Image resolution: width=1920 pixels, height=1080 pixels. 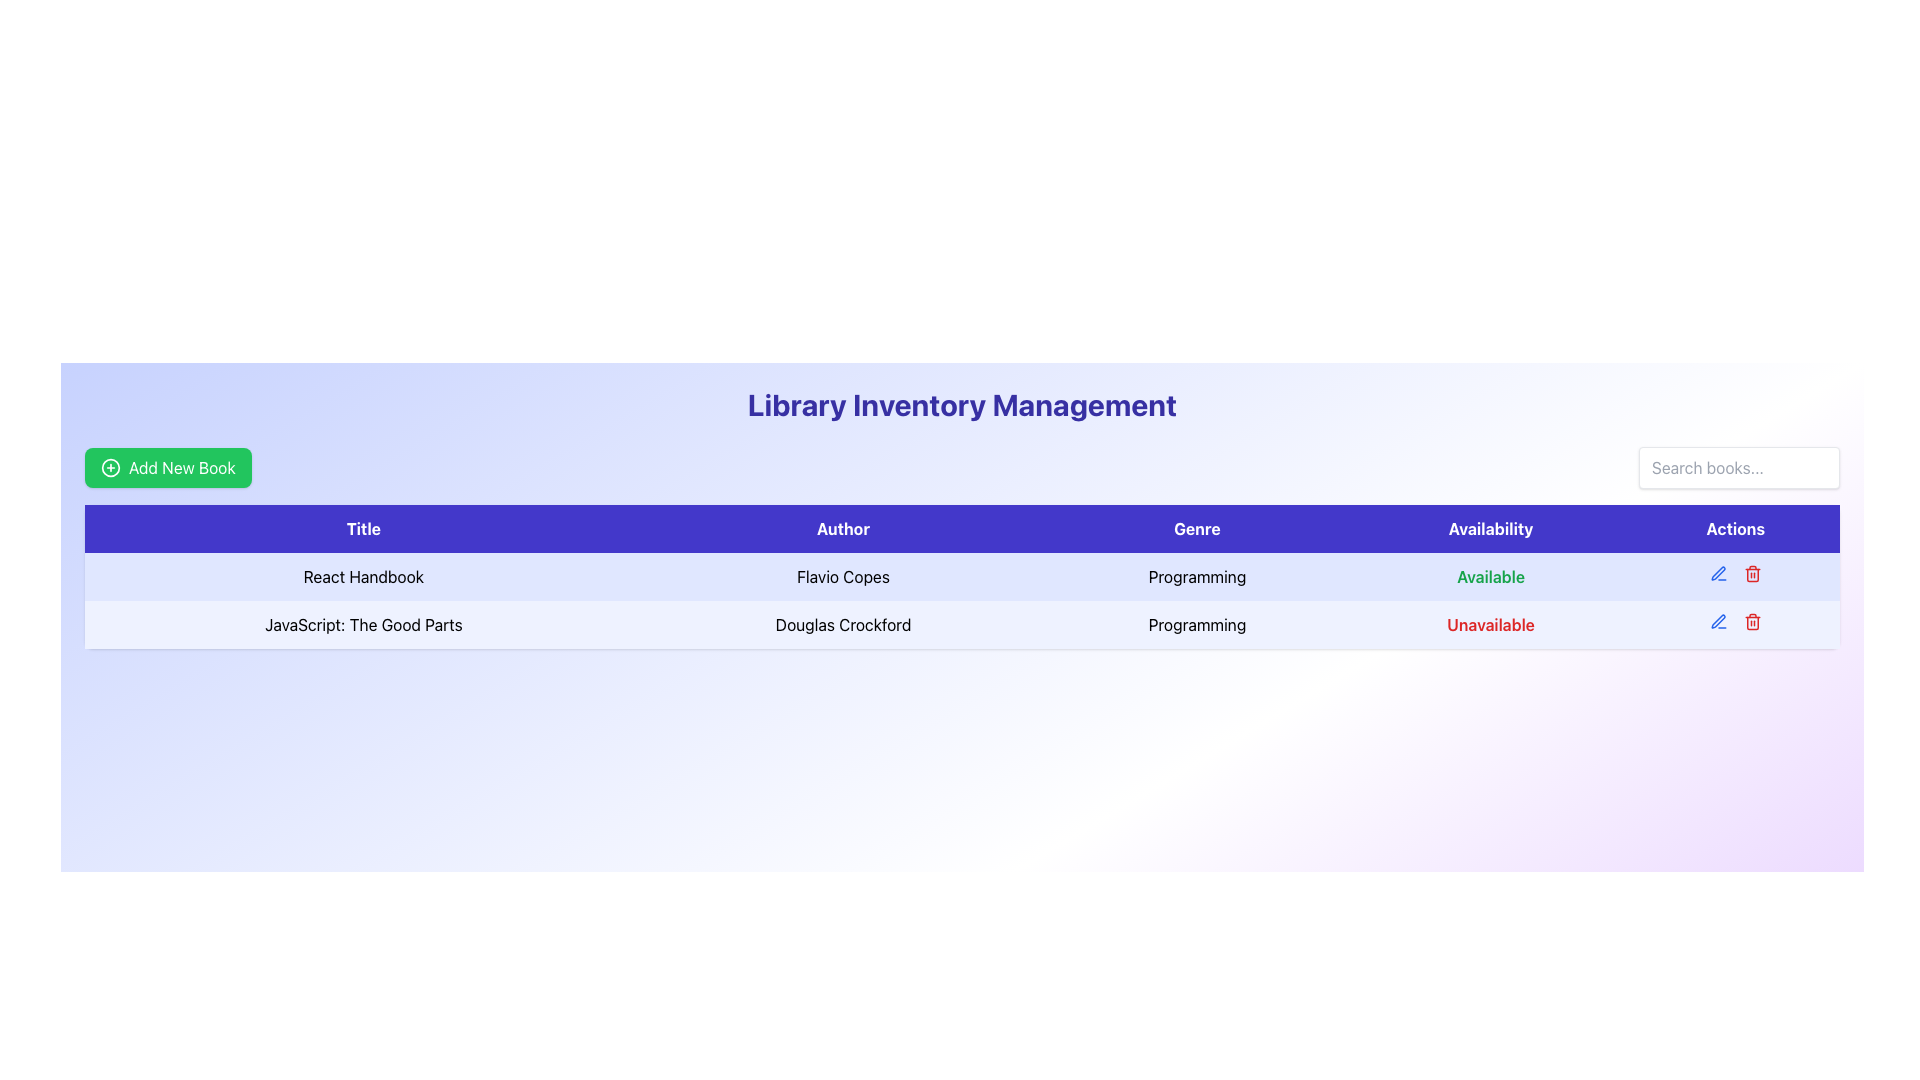 I want to click on the text label that reads 'Available', styled with a bold font and green color, located in the fourth column of the table in the first row, so click(x=1491, y=577).